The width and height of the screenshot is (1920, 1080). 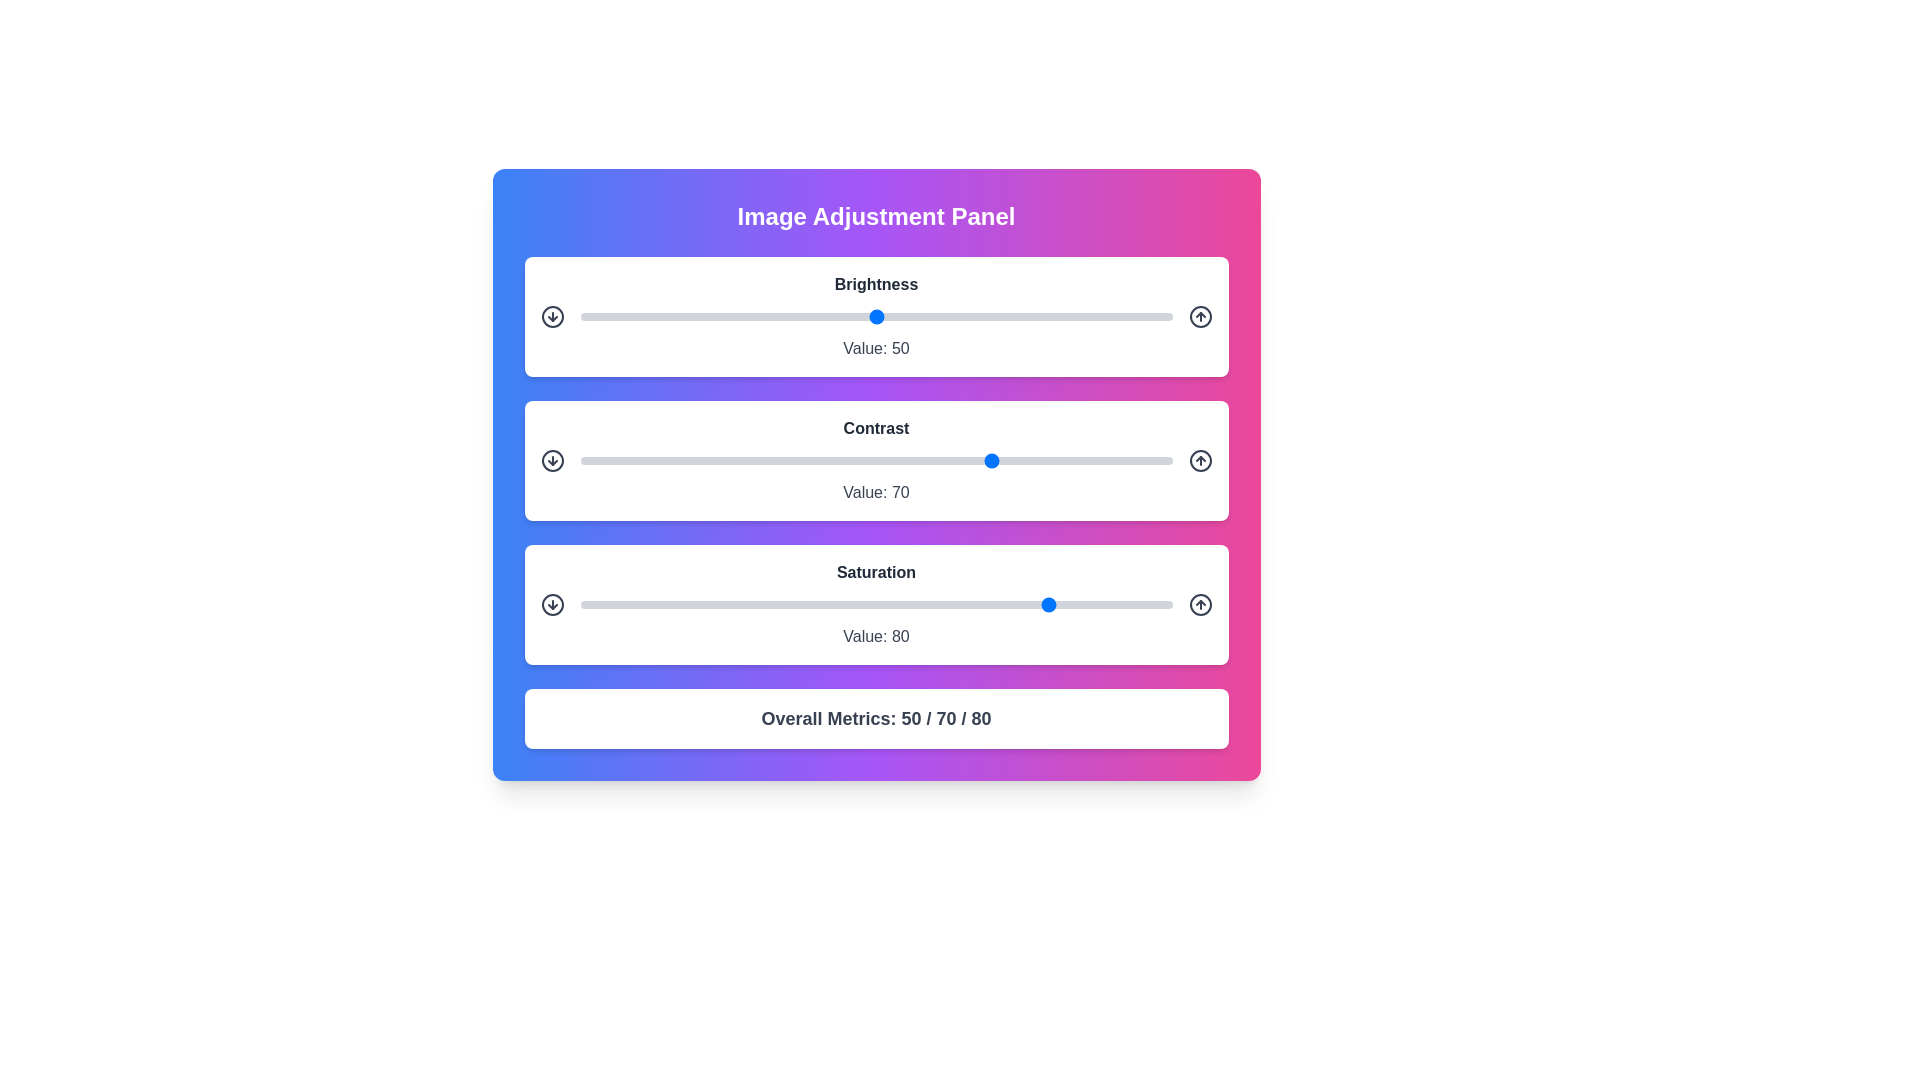 I want to click on the contrast, so click(x=911, y=461).